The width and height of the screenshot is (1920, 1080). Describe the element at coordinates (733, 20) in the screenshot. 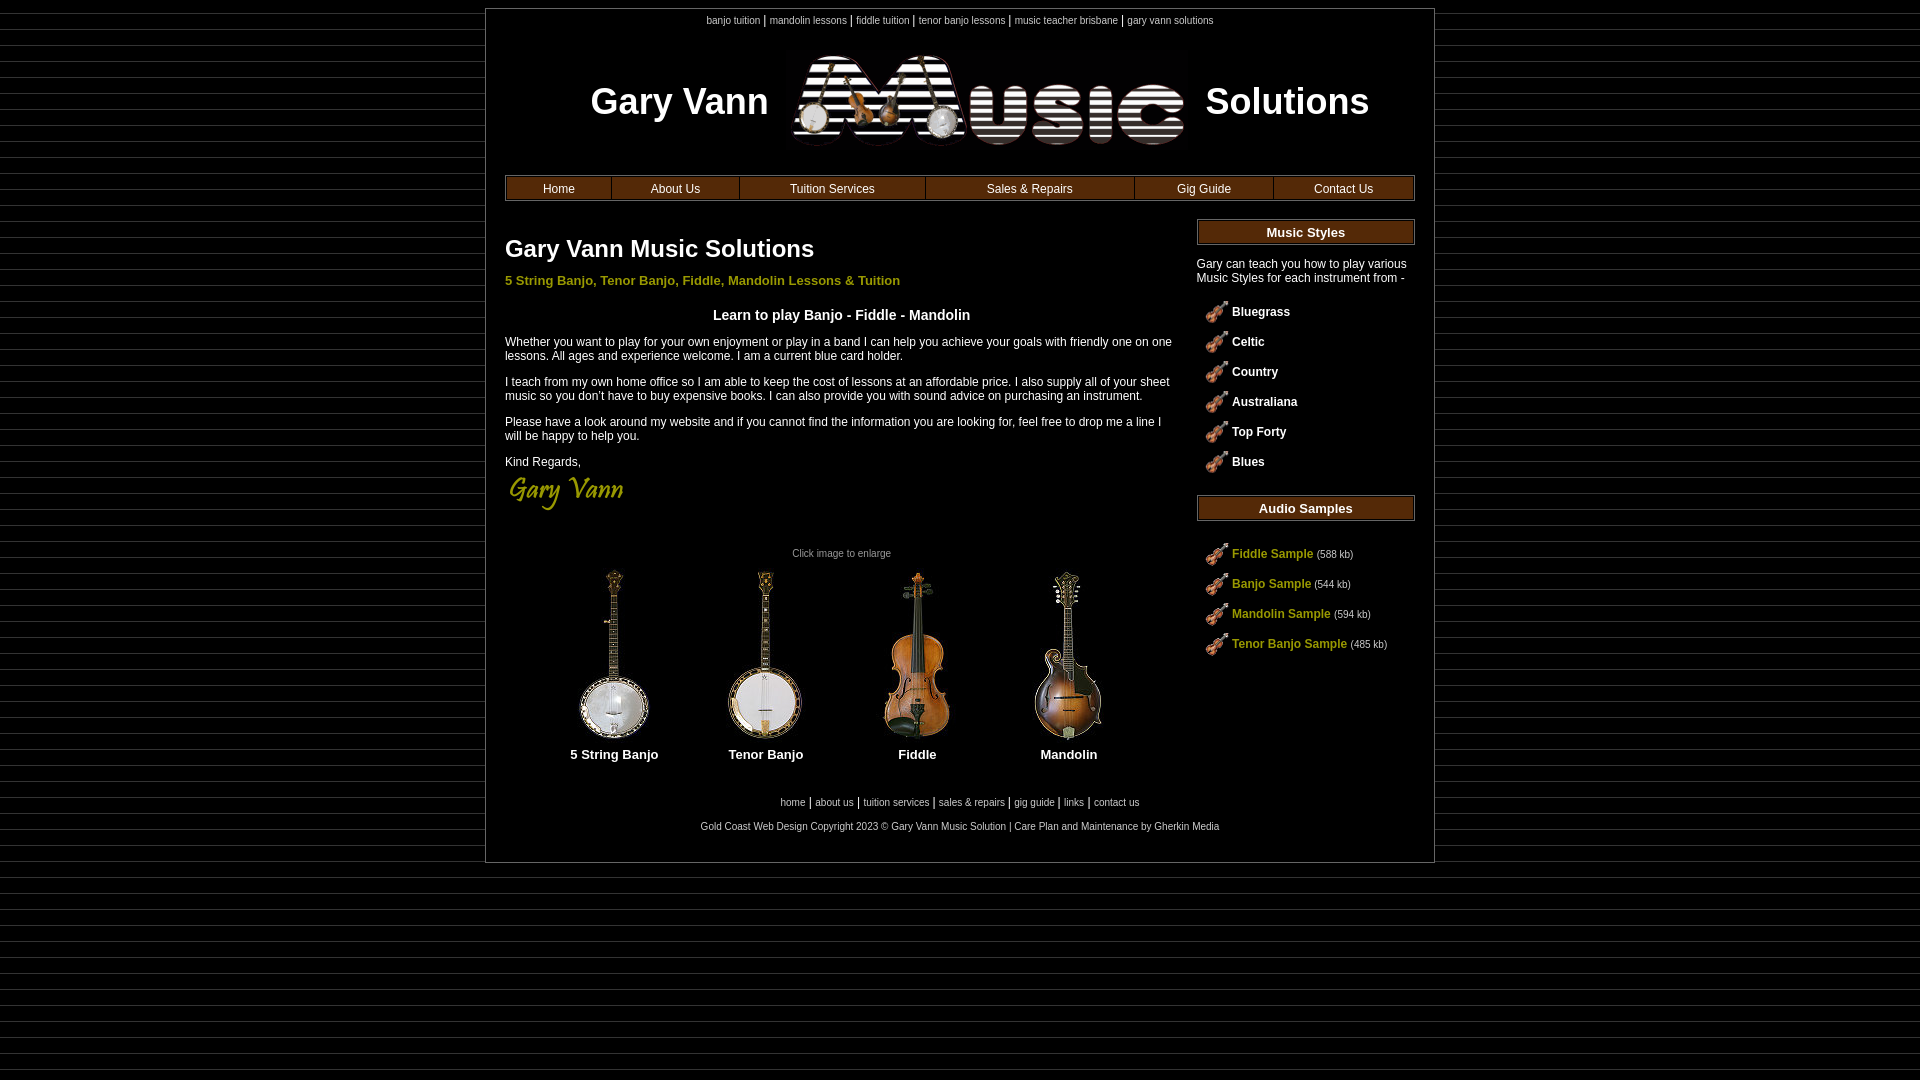

I see `'banjo tuition'` at that location.